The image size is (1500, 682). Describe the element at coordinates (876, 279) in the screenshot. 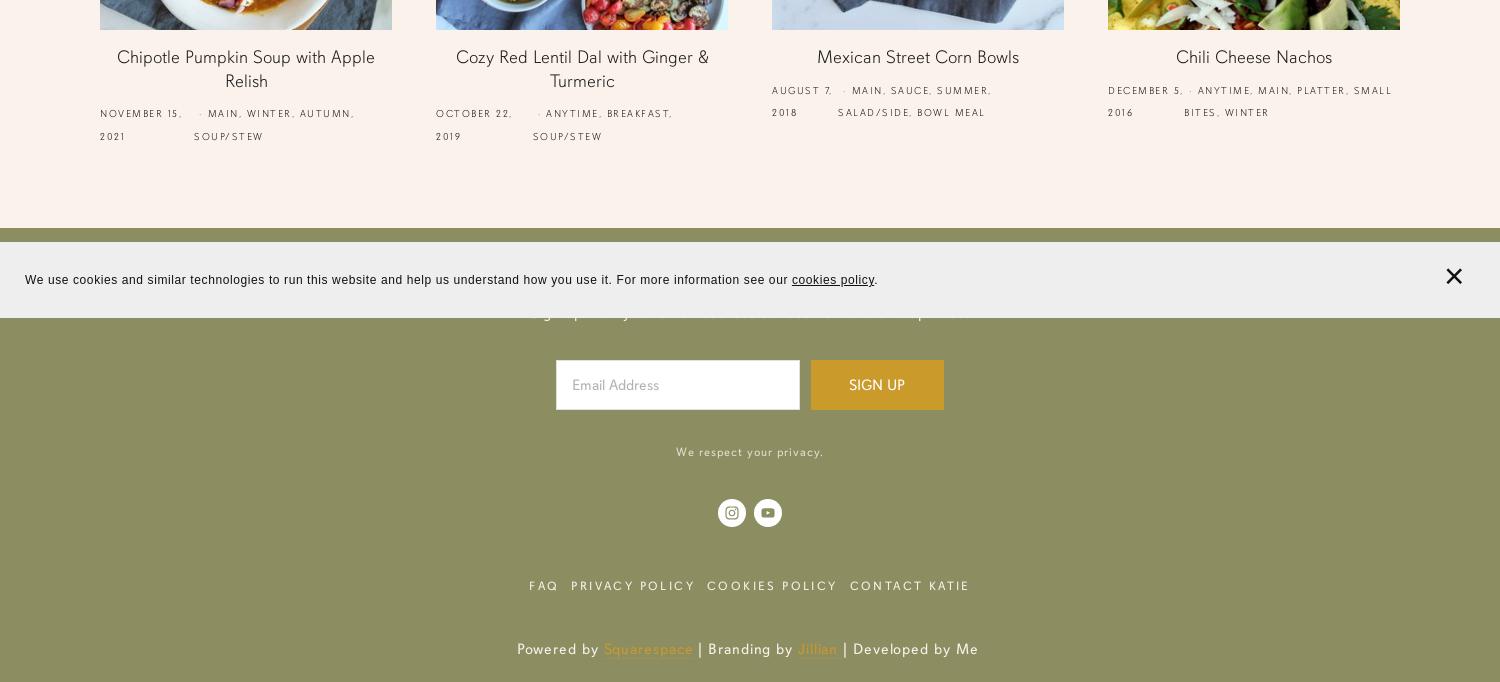

I see `'.'` at that location.